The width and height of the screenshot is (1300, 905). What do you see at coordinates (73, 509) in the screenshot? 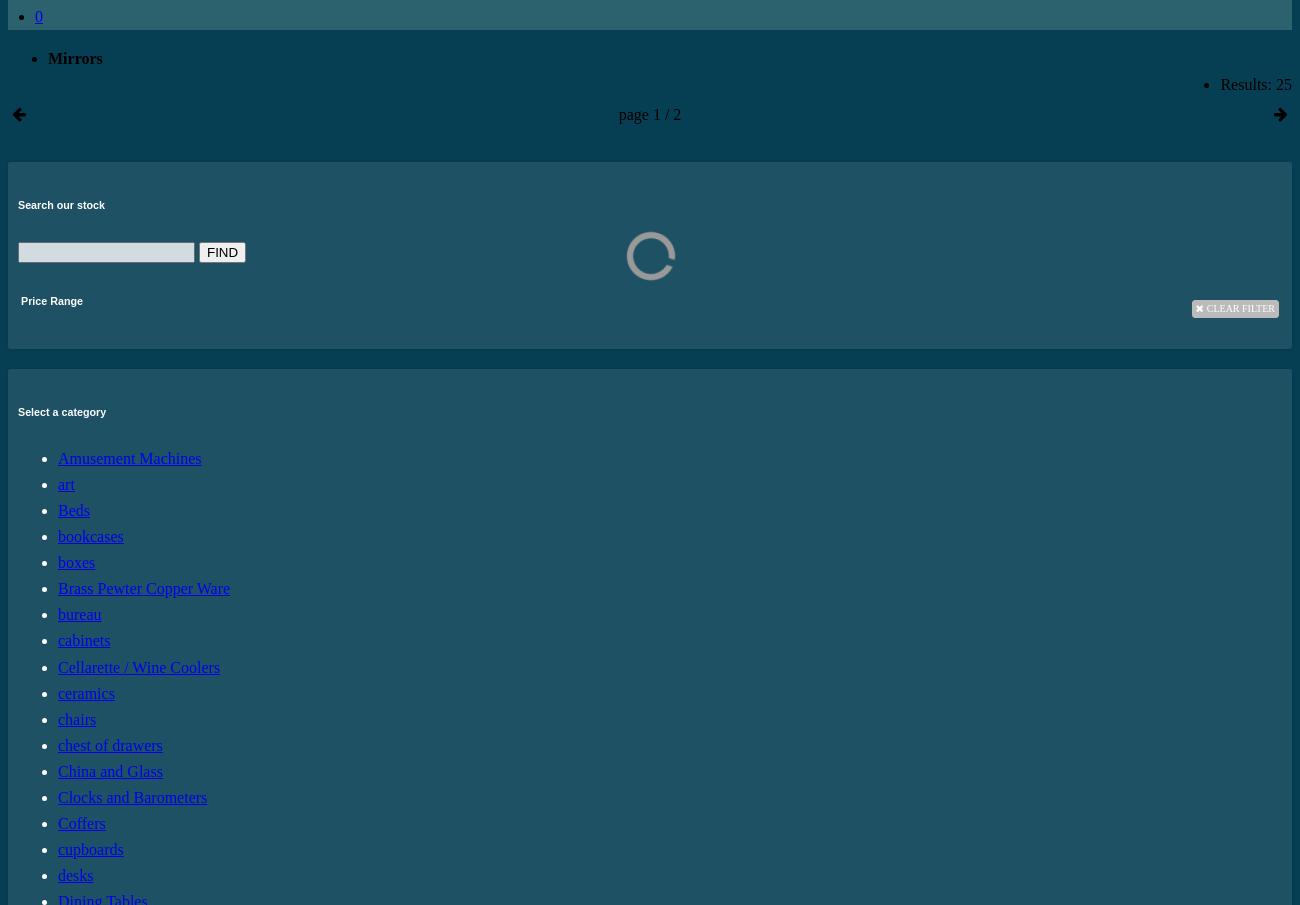
I see `'Beds'` at bounding box center [73, 509].